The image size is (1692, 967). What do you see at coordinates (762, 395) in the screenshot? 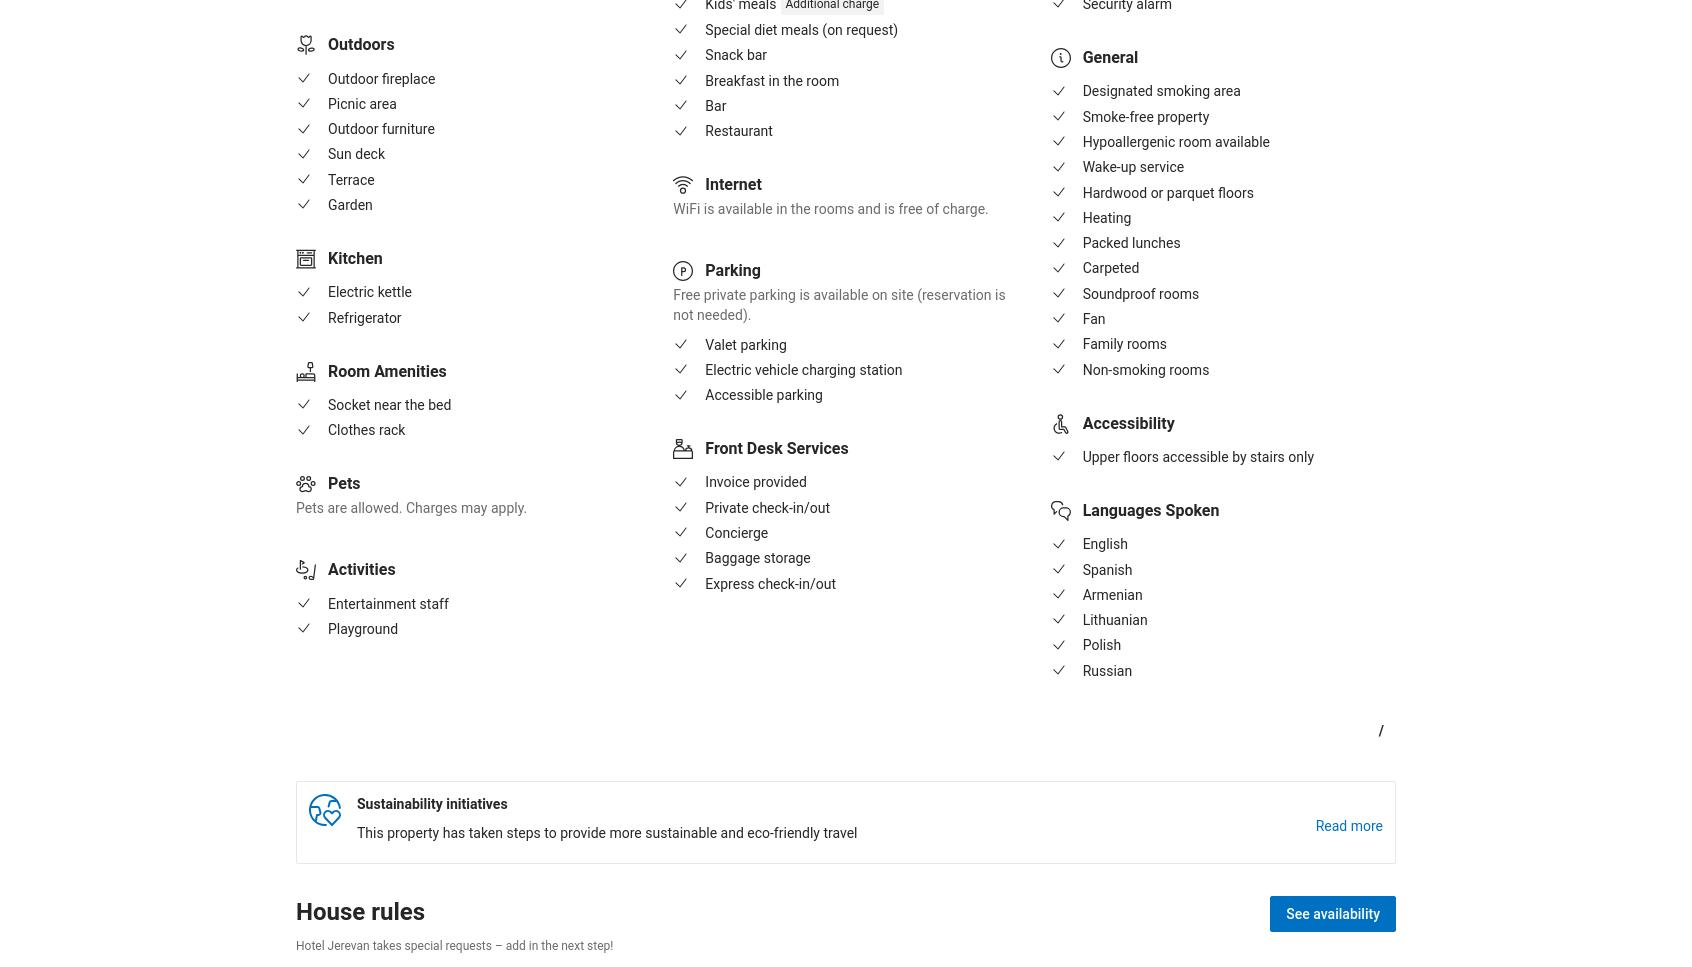
I see `'Accessible parking'` at bounding box center [762, 395].